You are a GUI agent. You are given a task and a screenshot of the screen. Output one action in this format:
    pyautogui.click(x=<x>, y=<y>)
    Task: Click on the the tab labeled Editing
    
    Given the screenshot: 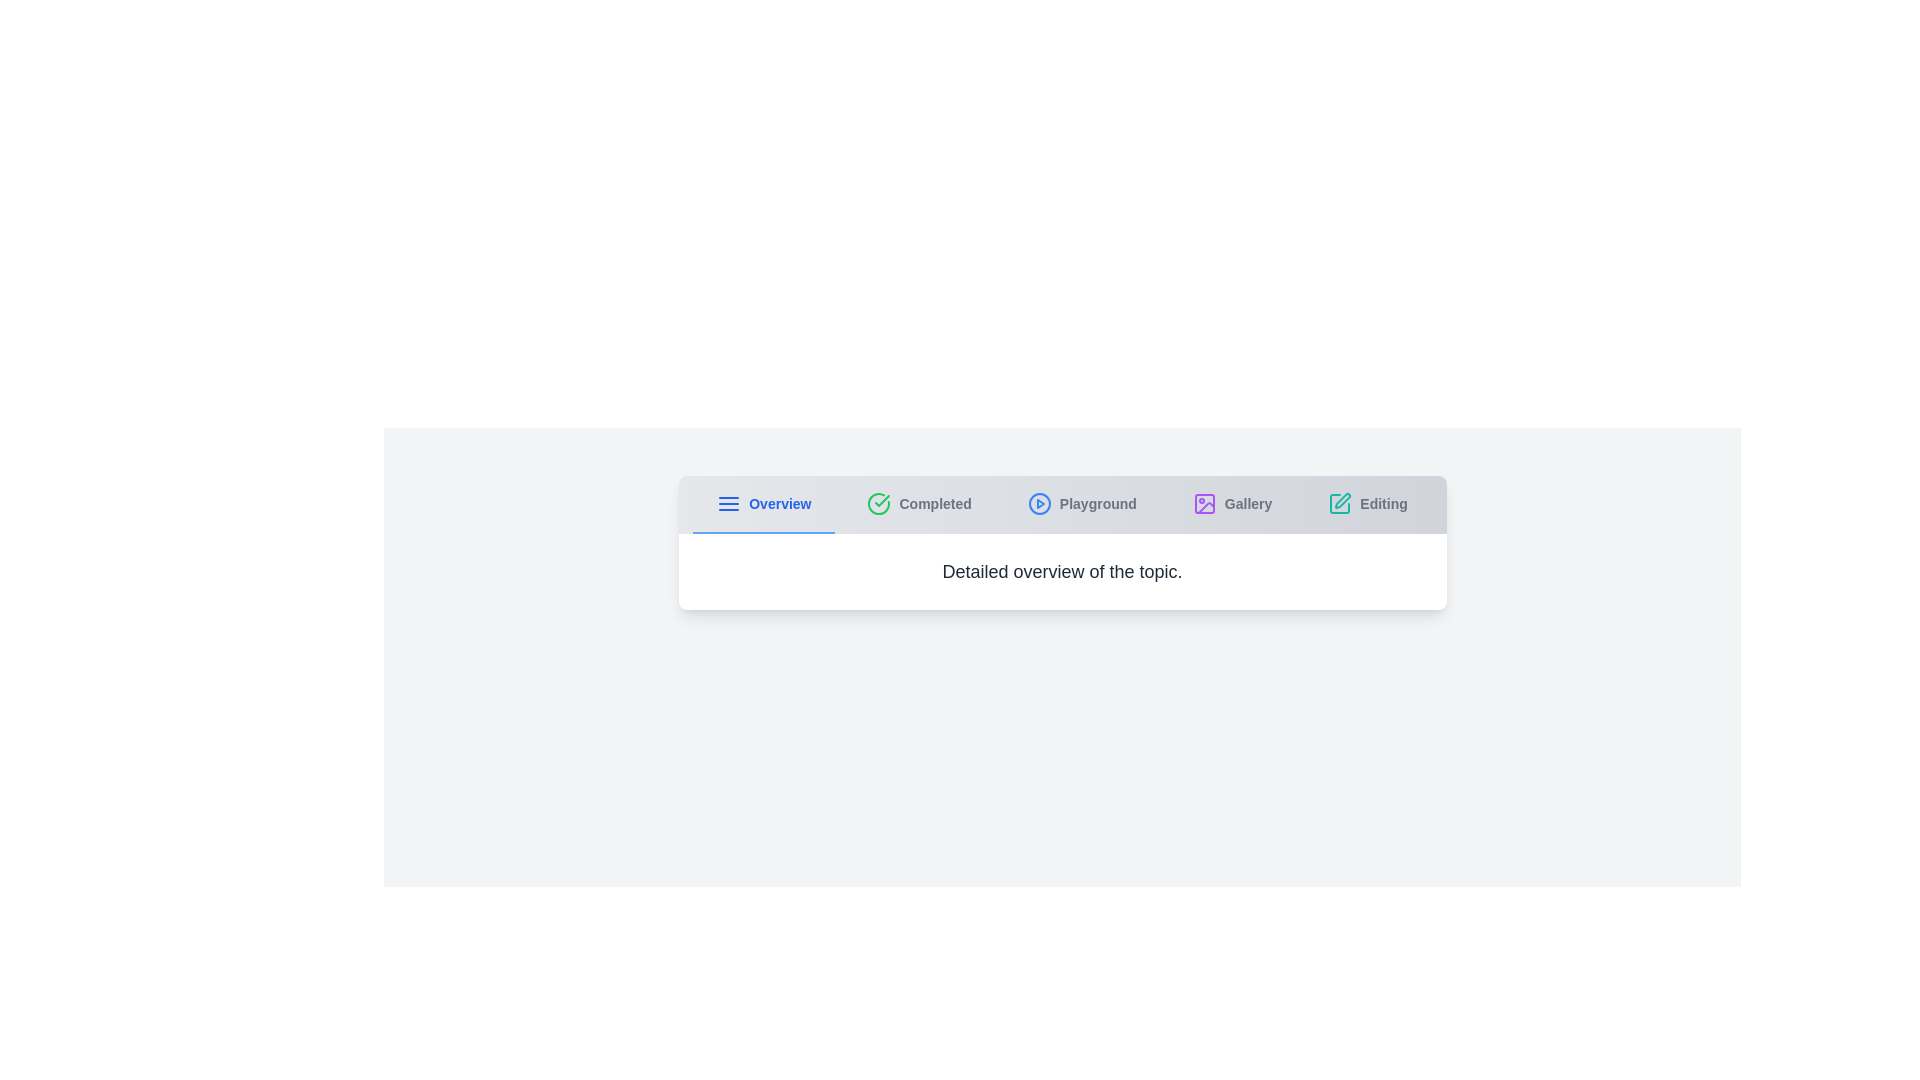 What is the action you would take?
    pyautogui.click(x=1367, y=504)
    